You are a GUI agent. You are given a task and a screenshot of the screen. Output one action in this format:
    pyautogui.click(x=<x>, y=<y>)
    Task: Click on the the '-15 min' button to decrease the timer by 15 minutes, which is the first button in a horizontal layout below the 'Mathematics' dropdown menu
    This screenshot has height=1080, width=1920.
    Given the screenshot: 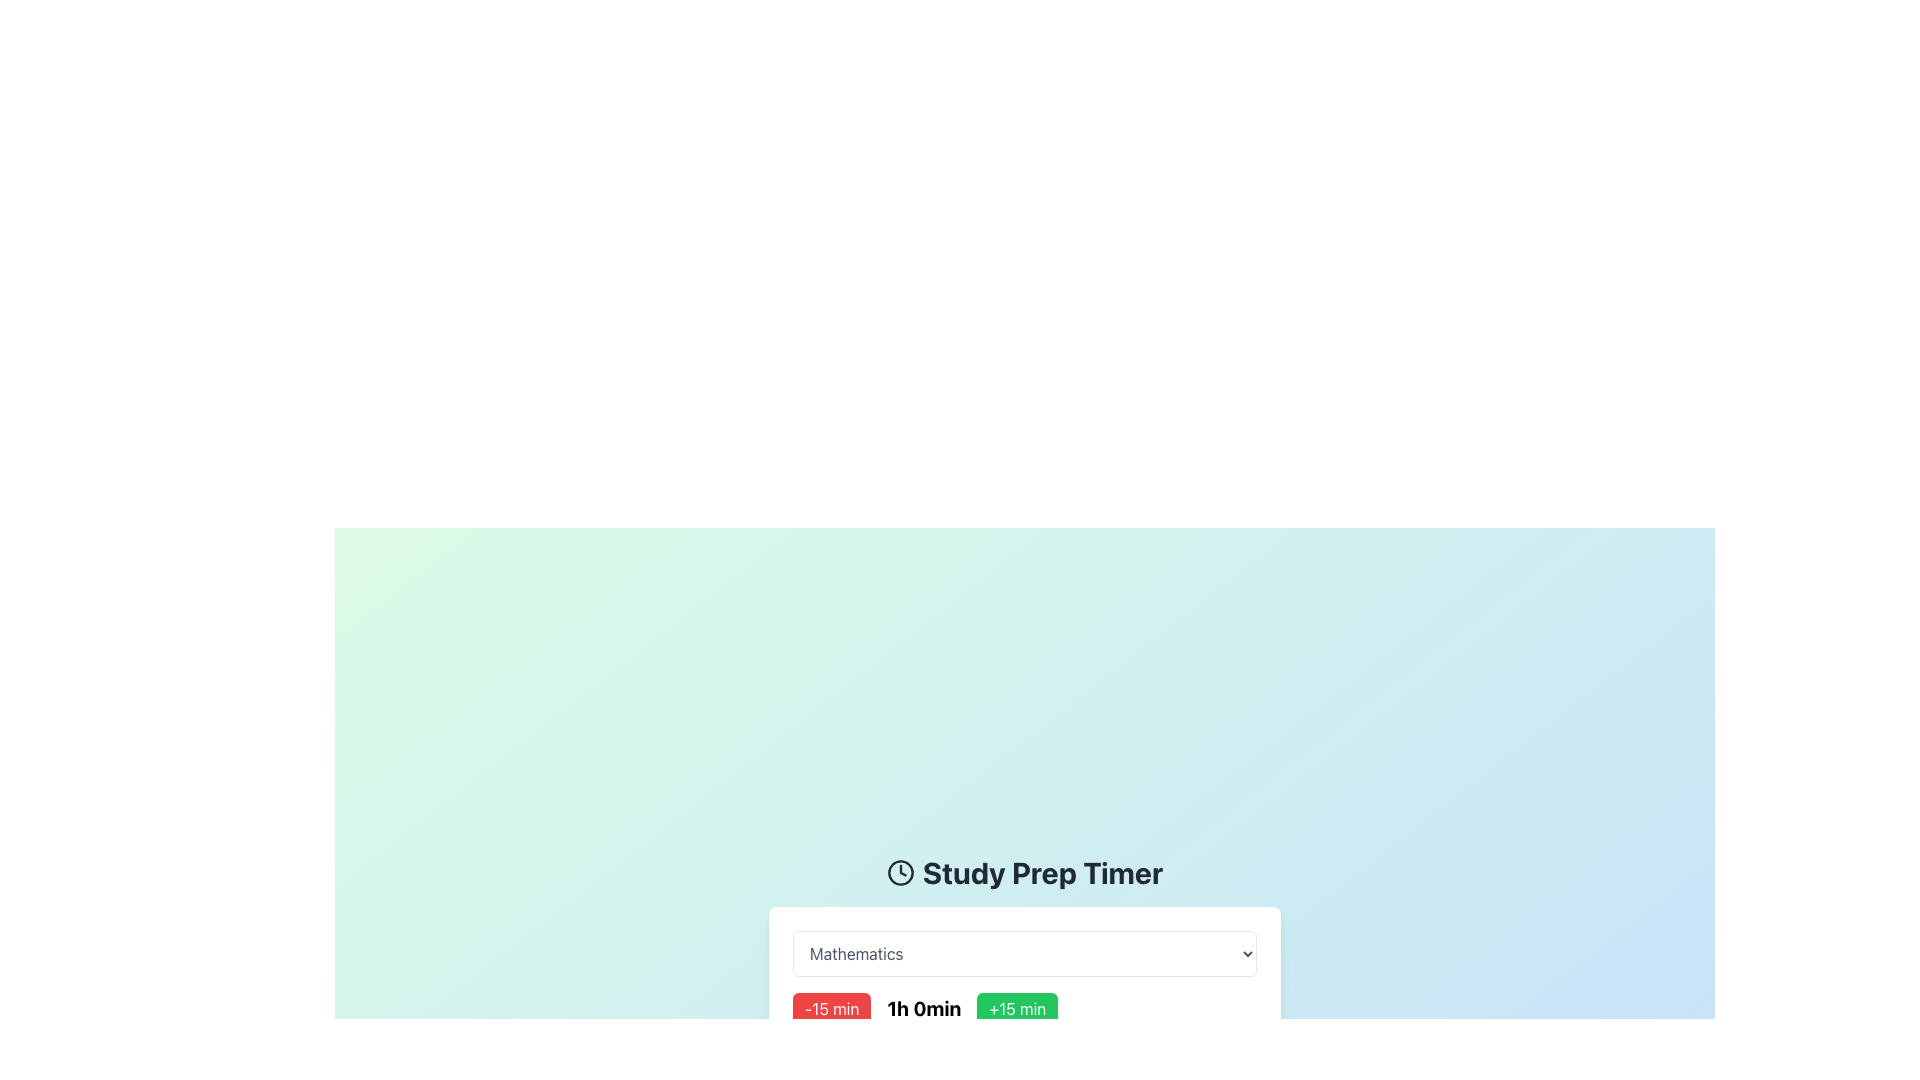 What is the action you would take?
    pyautogui.click(x=832, y=1009)
    